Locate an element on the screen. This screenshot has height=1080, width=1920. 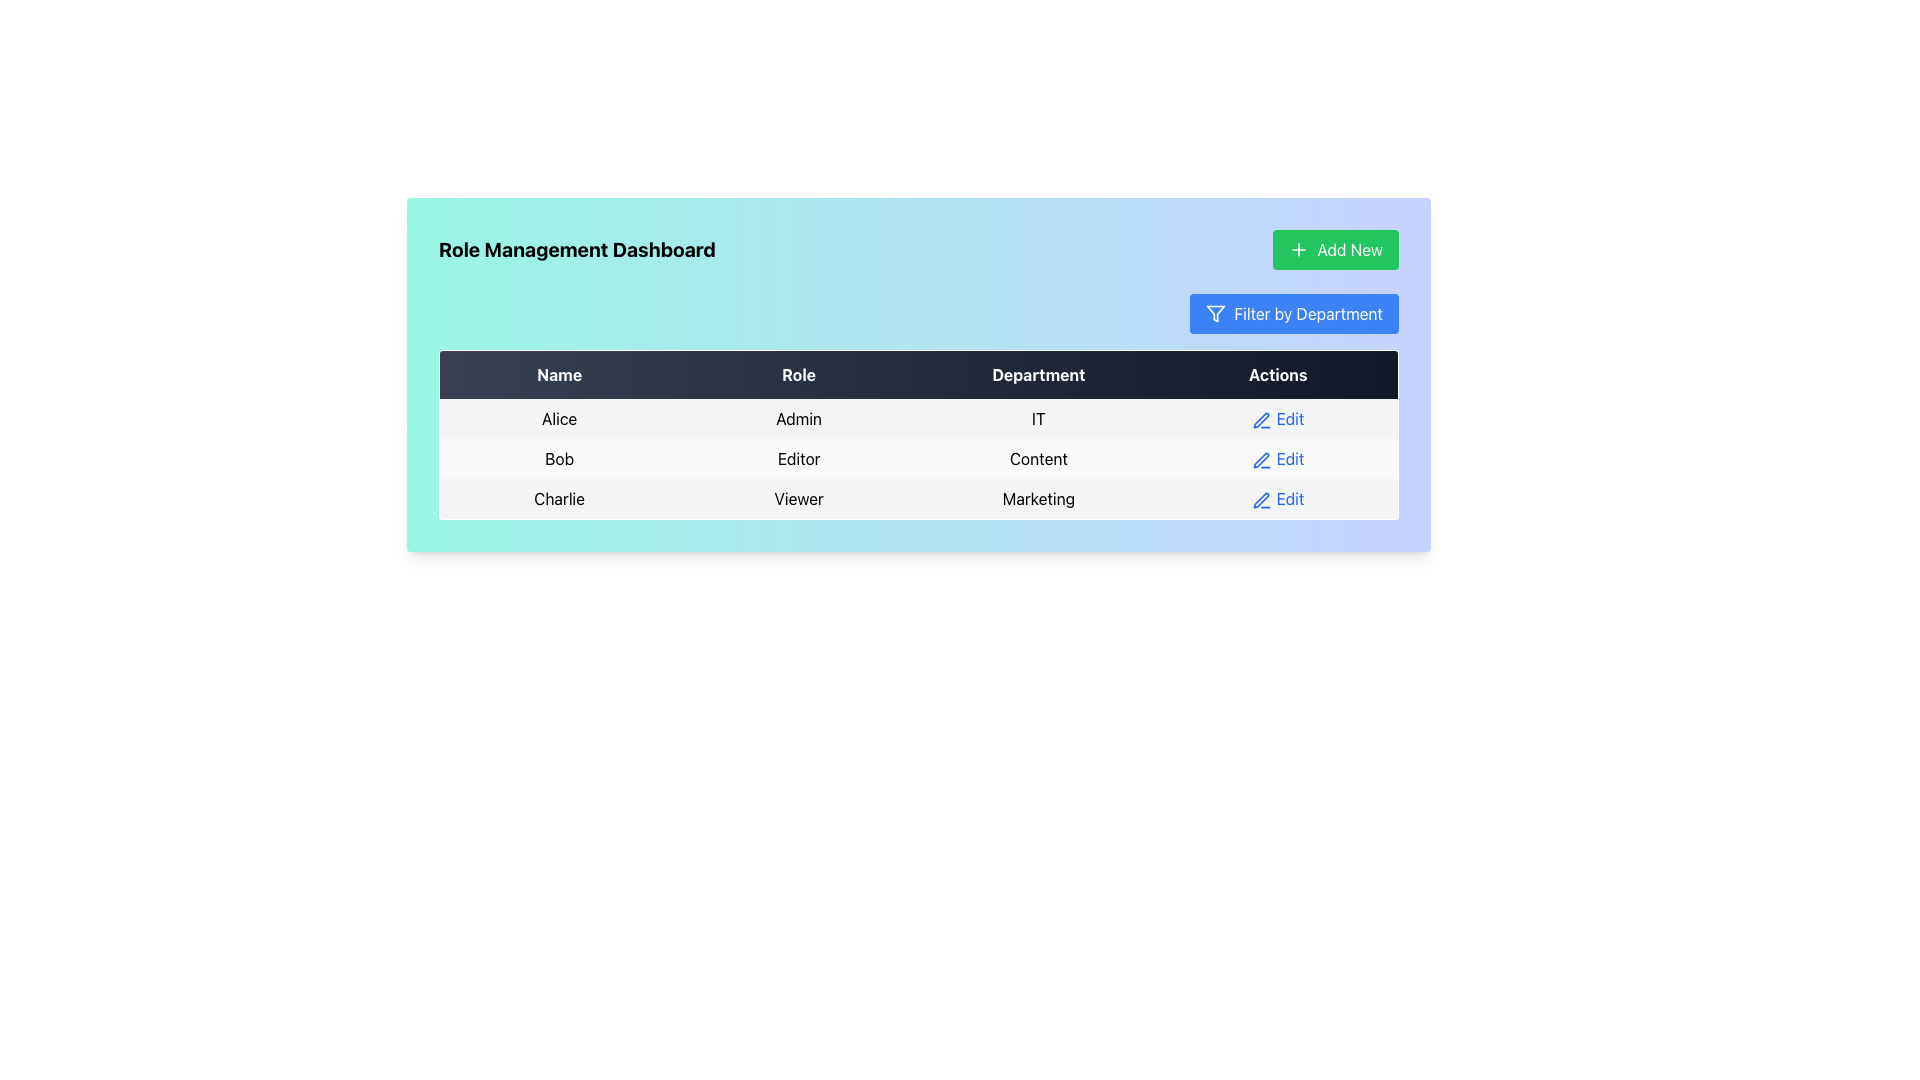
the text label displaying 'Viewer' in bold black font, located in the third row under the 'Role' column of the table is located at coordinates (798, 498).